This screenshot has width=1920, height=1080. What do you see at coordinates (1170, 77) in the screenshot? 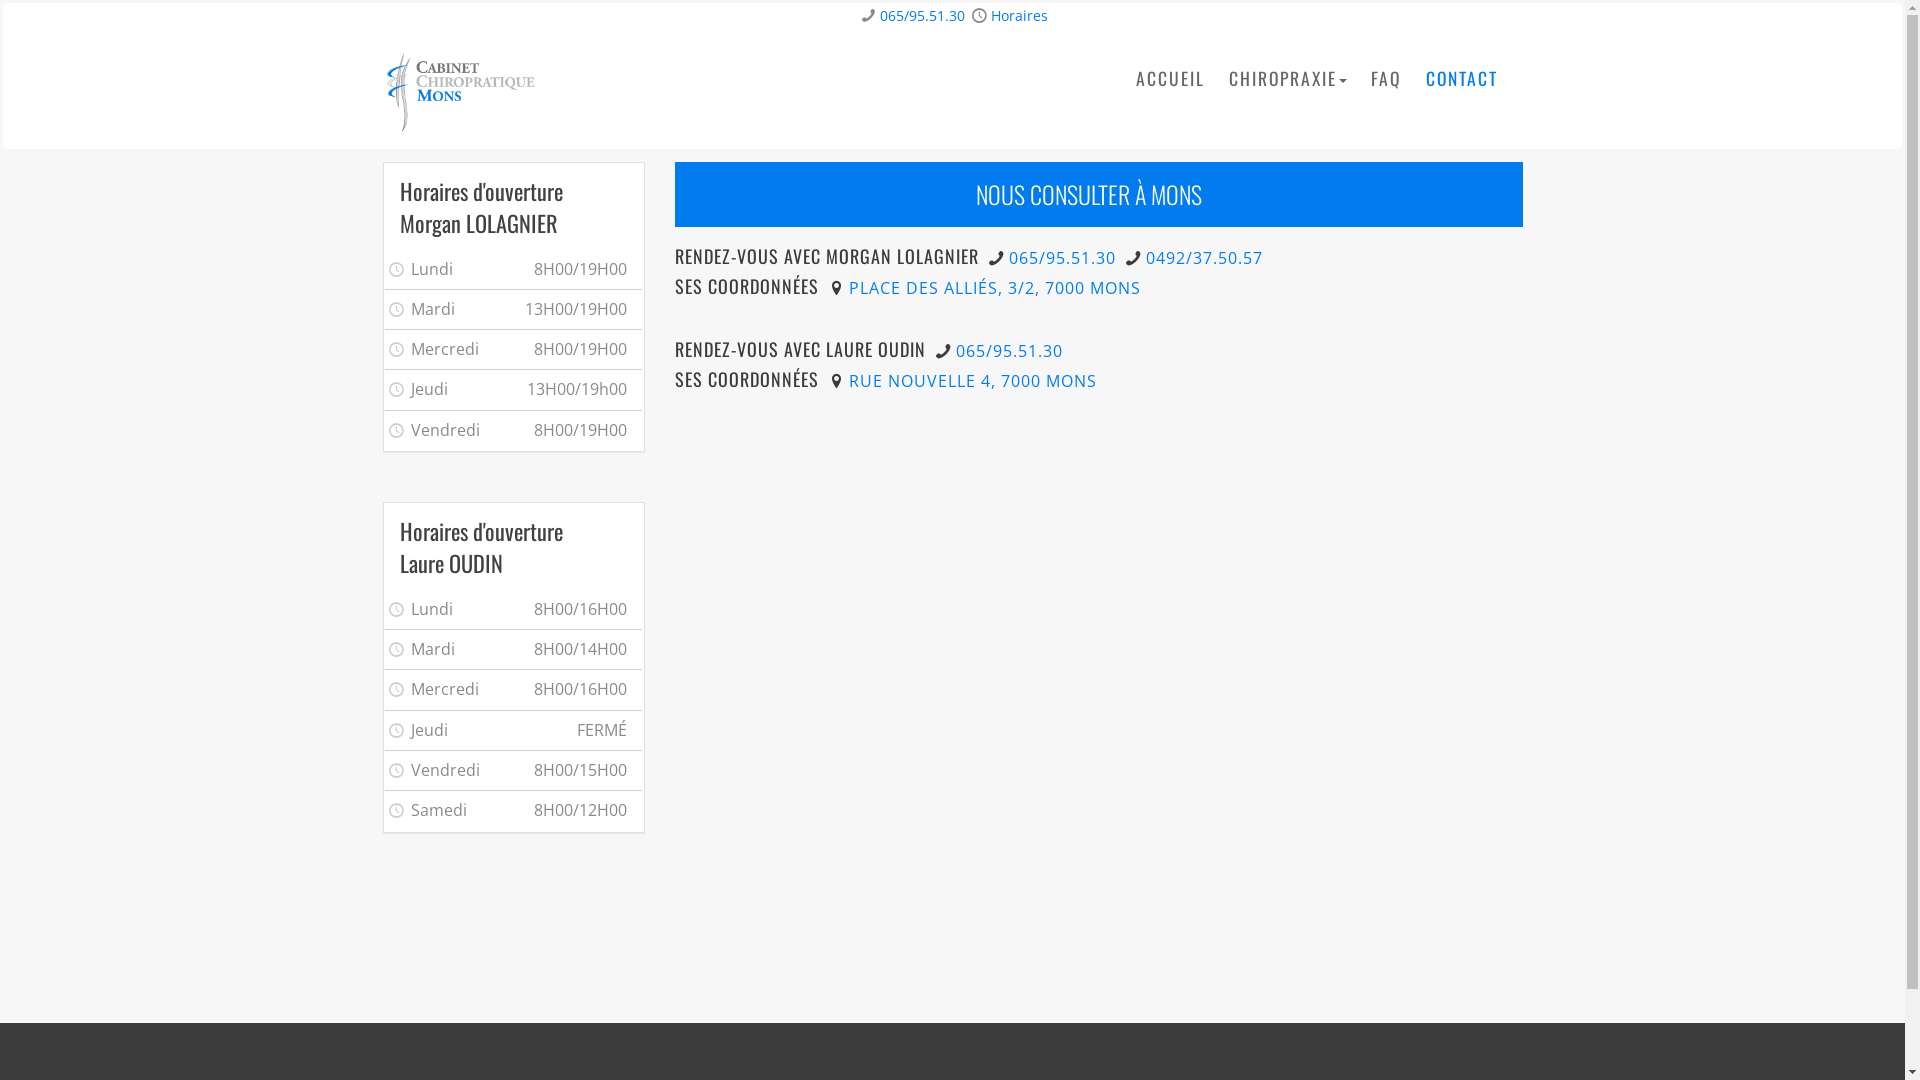
I see `'ACCUEIL'` at bounding box center [1170, 77].